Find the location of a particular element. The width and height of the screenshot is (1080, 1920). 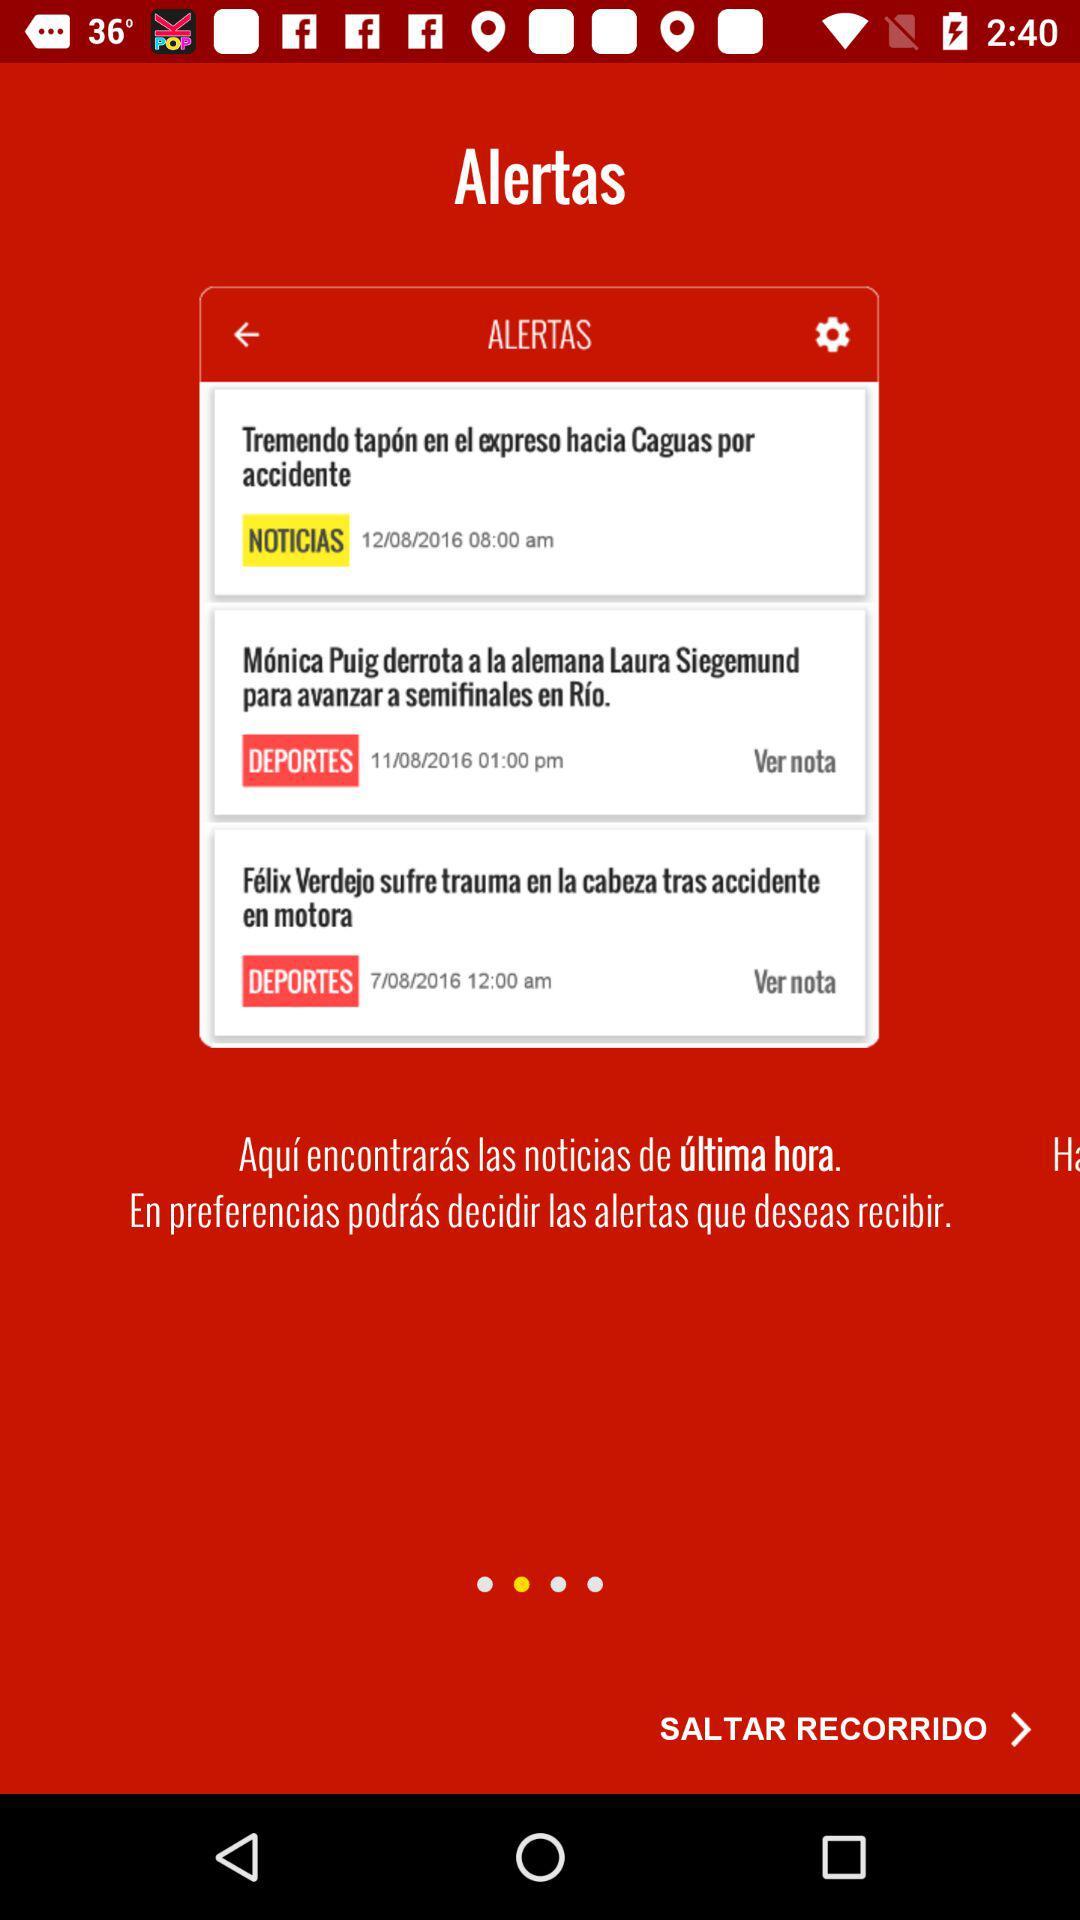

this slide is located at coordinates (484, 1583).